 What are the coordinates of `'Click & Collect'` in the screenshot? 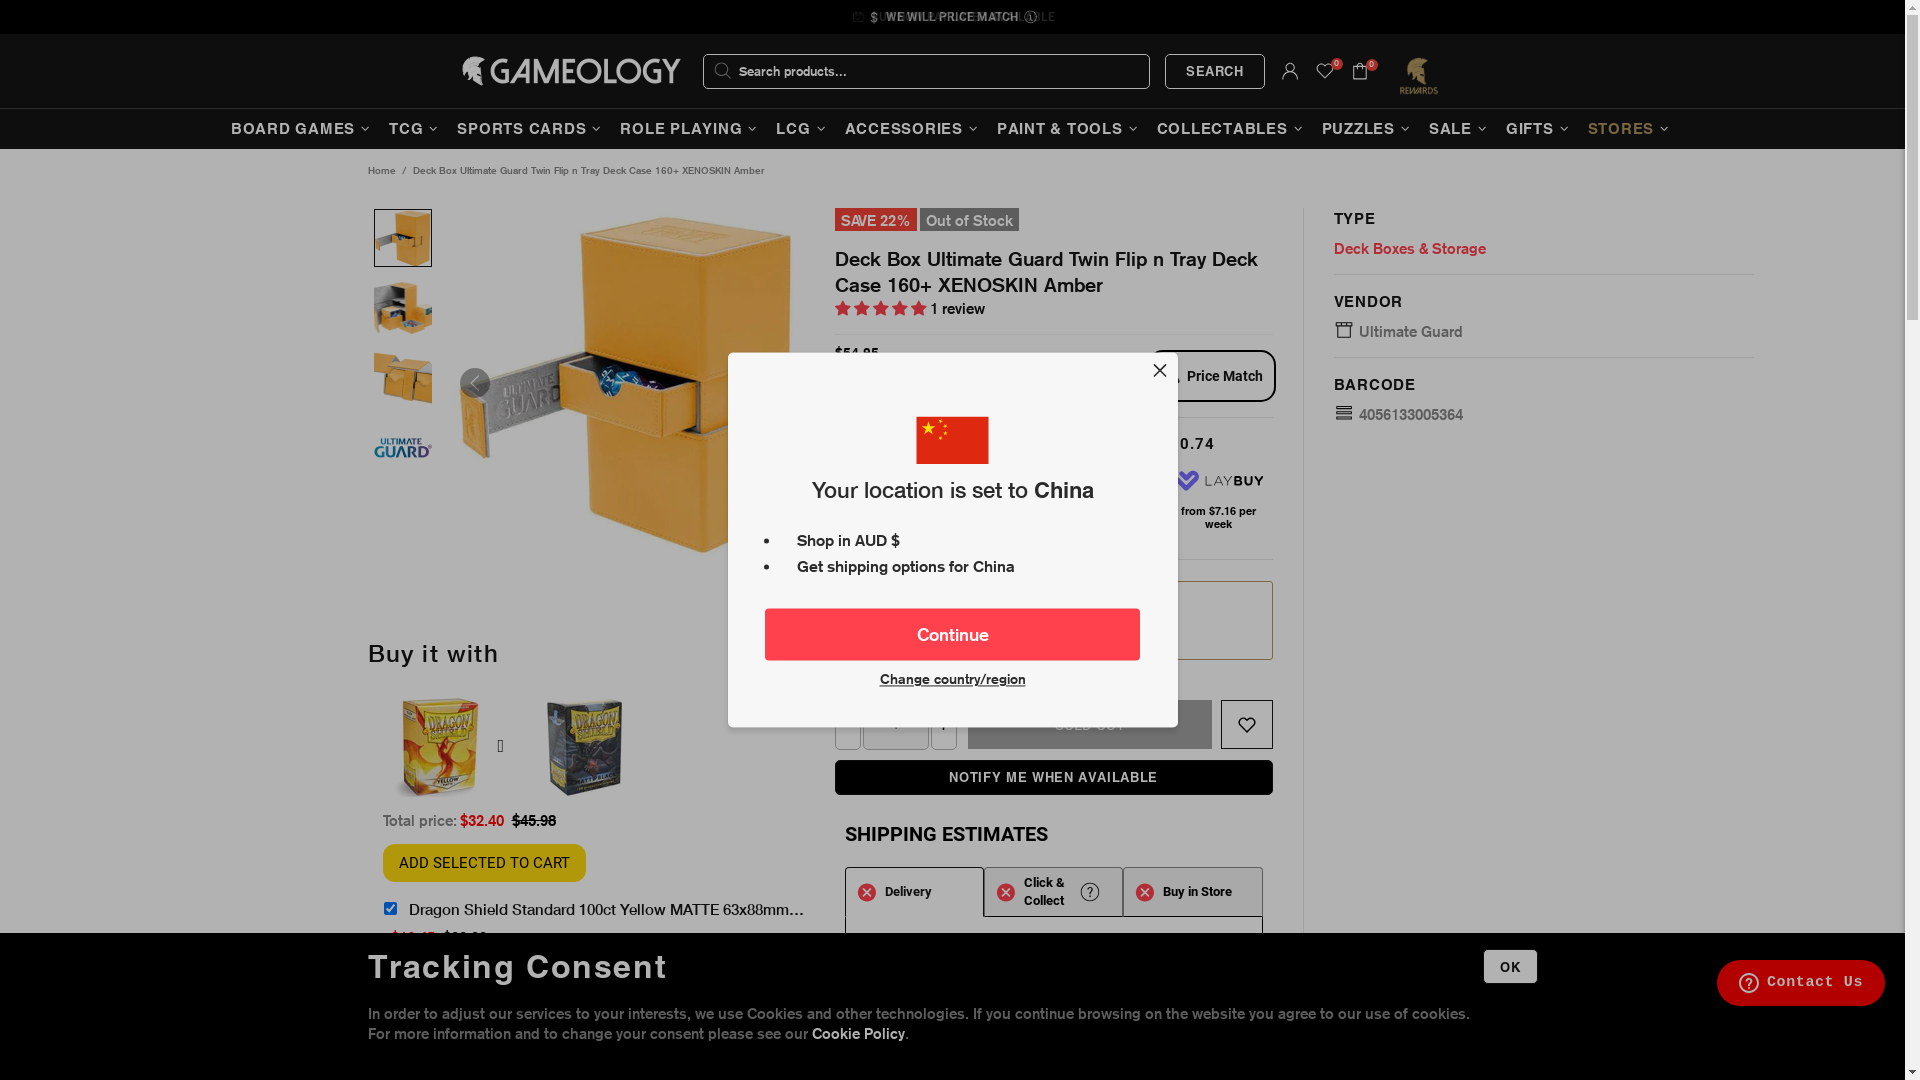 It's located at (1052, 890).